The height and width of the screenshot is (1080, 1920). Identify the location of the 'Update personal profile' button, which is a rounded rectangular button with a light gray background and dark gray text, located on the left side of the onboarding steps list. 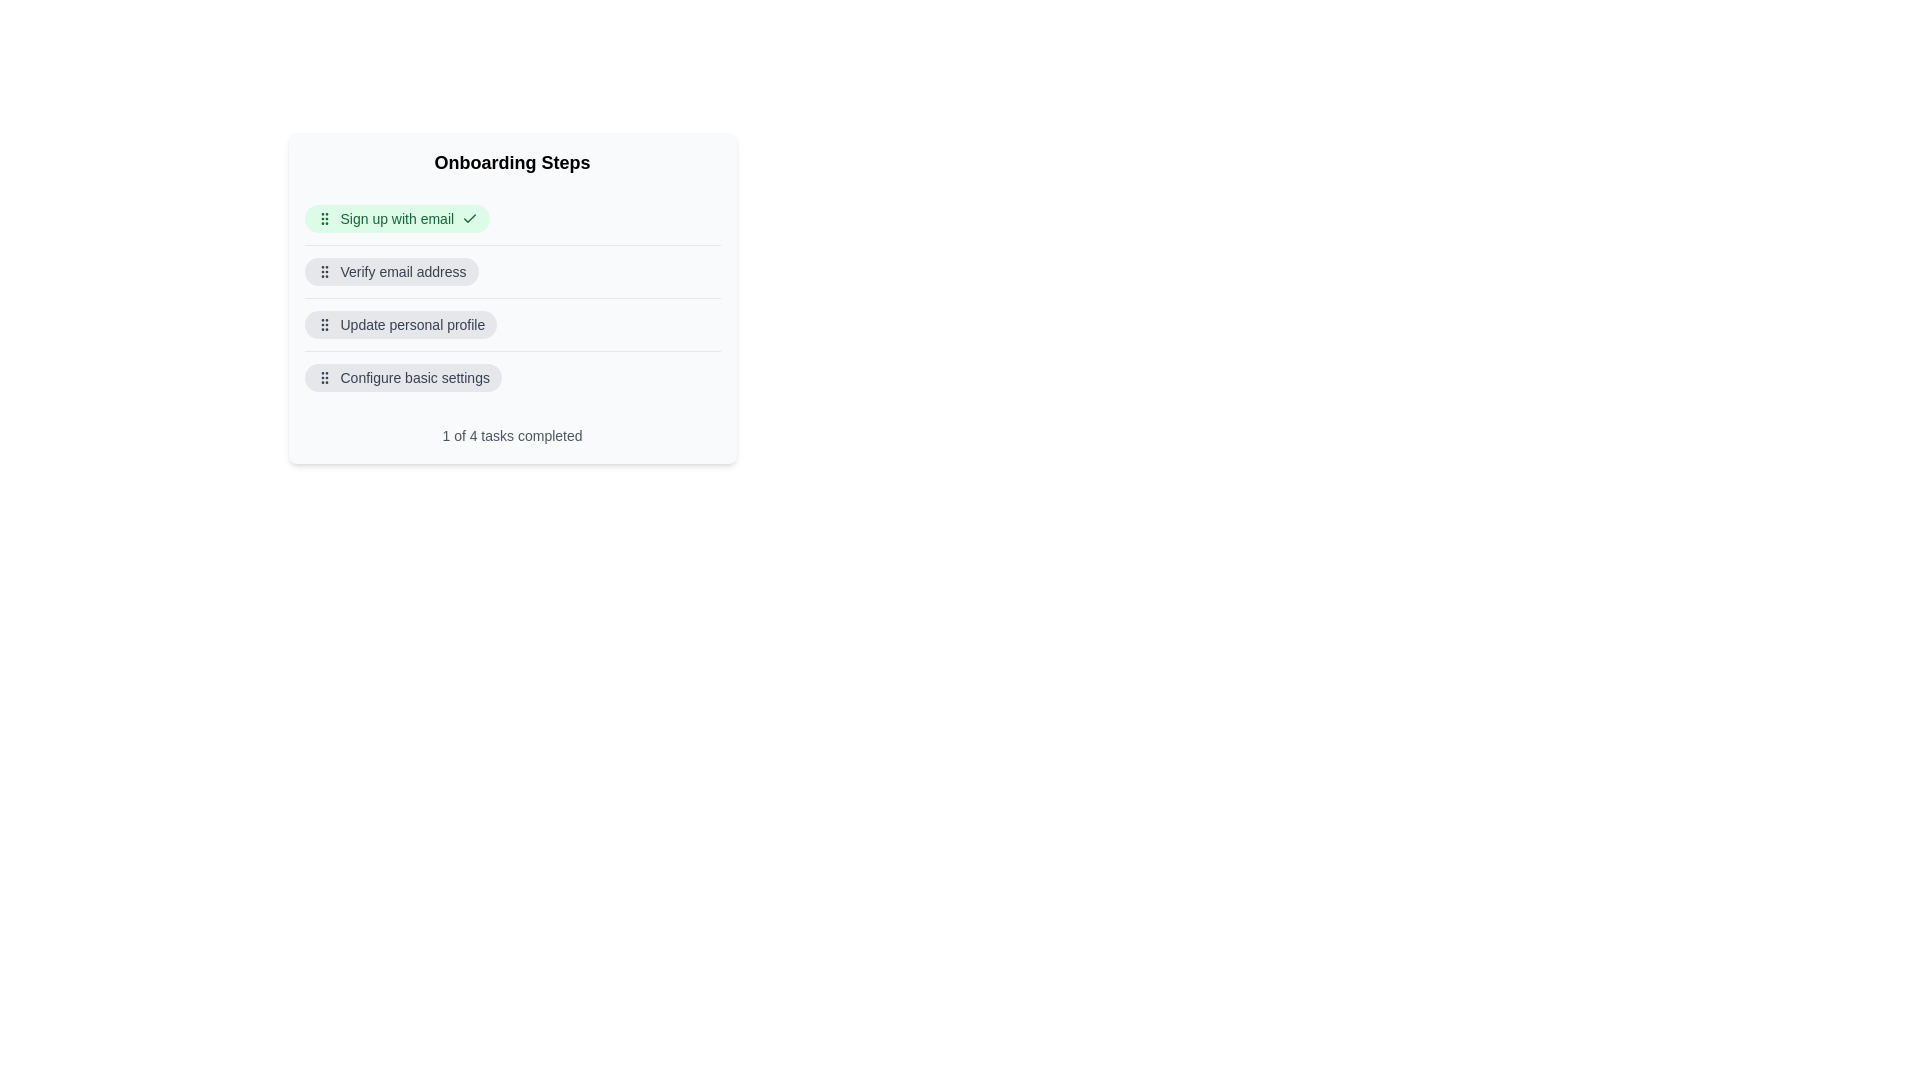
(400, 323).